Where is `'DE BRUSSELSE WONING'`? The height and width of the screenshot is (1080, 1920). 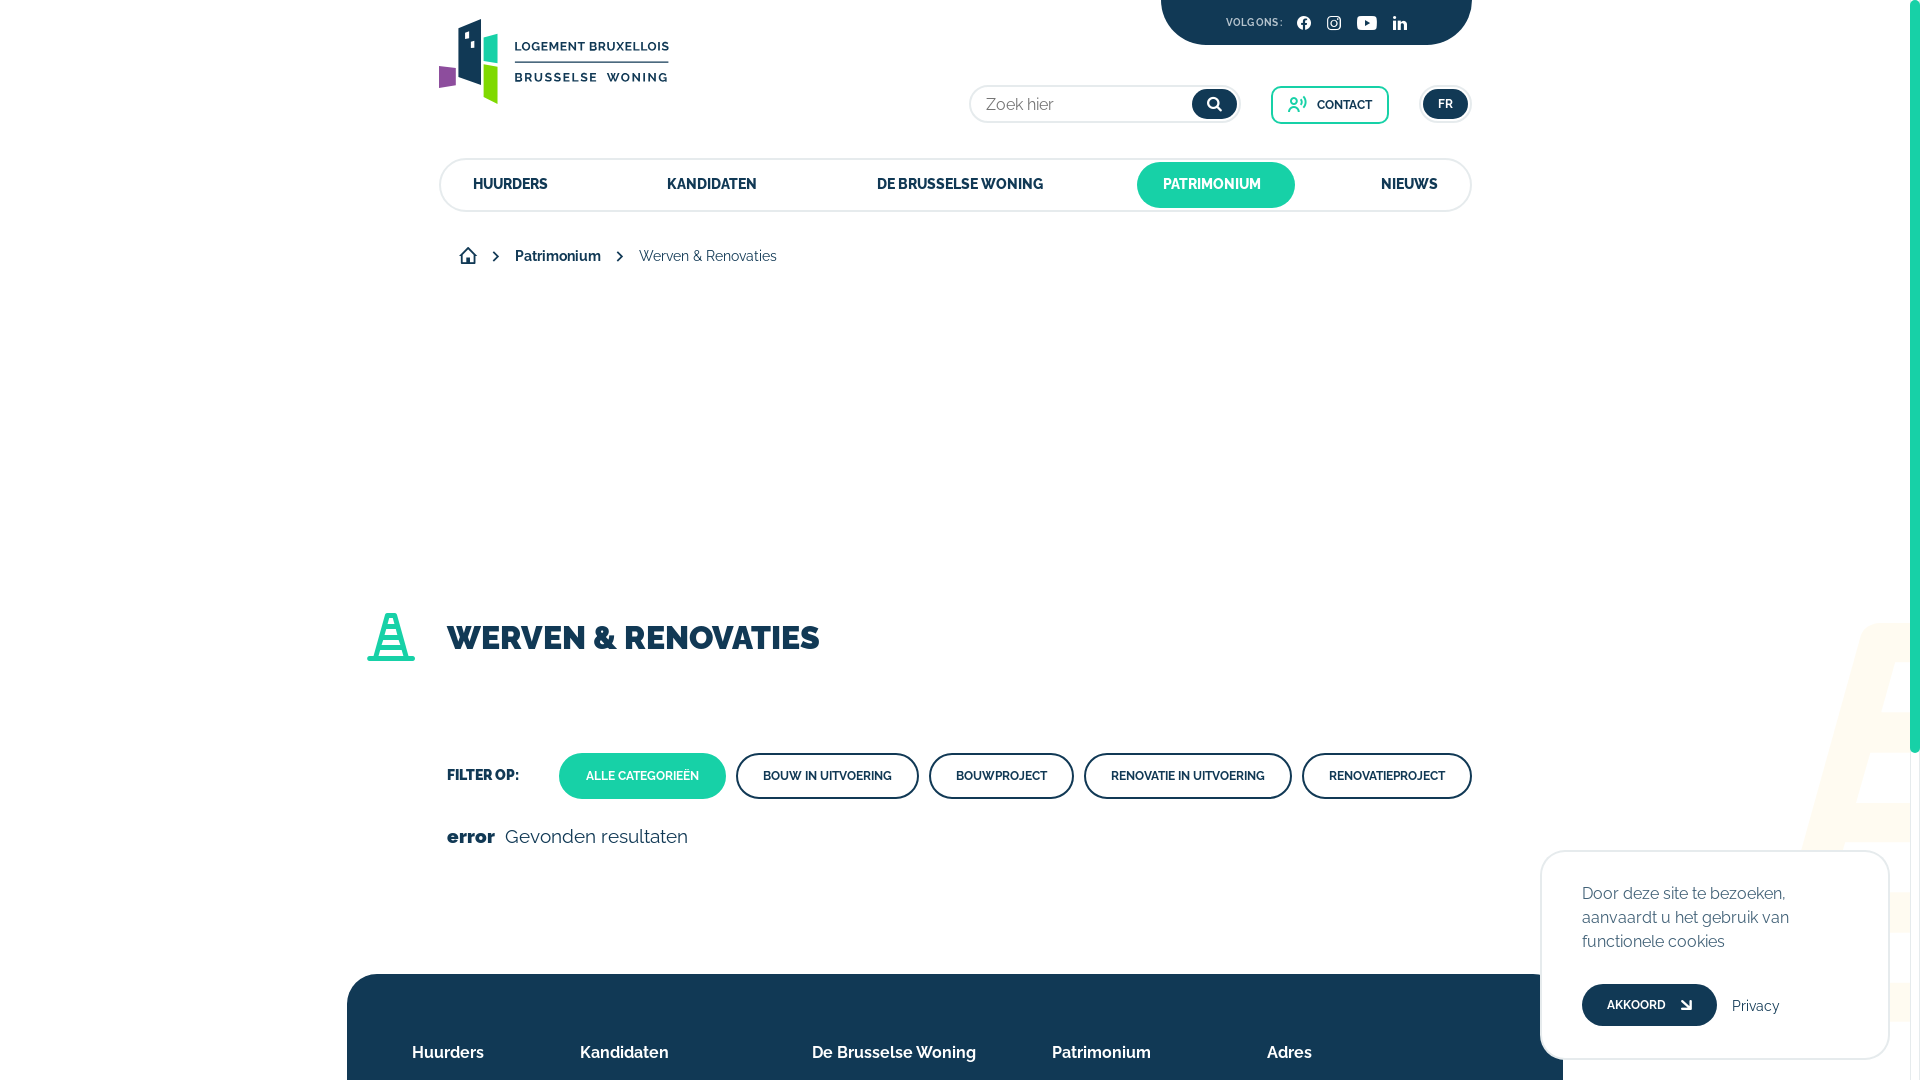
'DE BRUSSELSE WONING' is located at coordinates (960, 184).